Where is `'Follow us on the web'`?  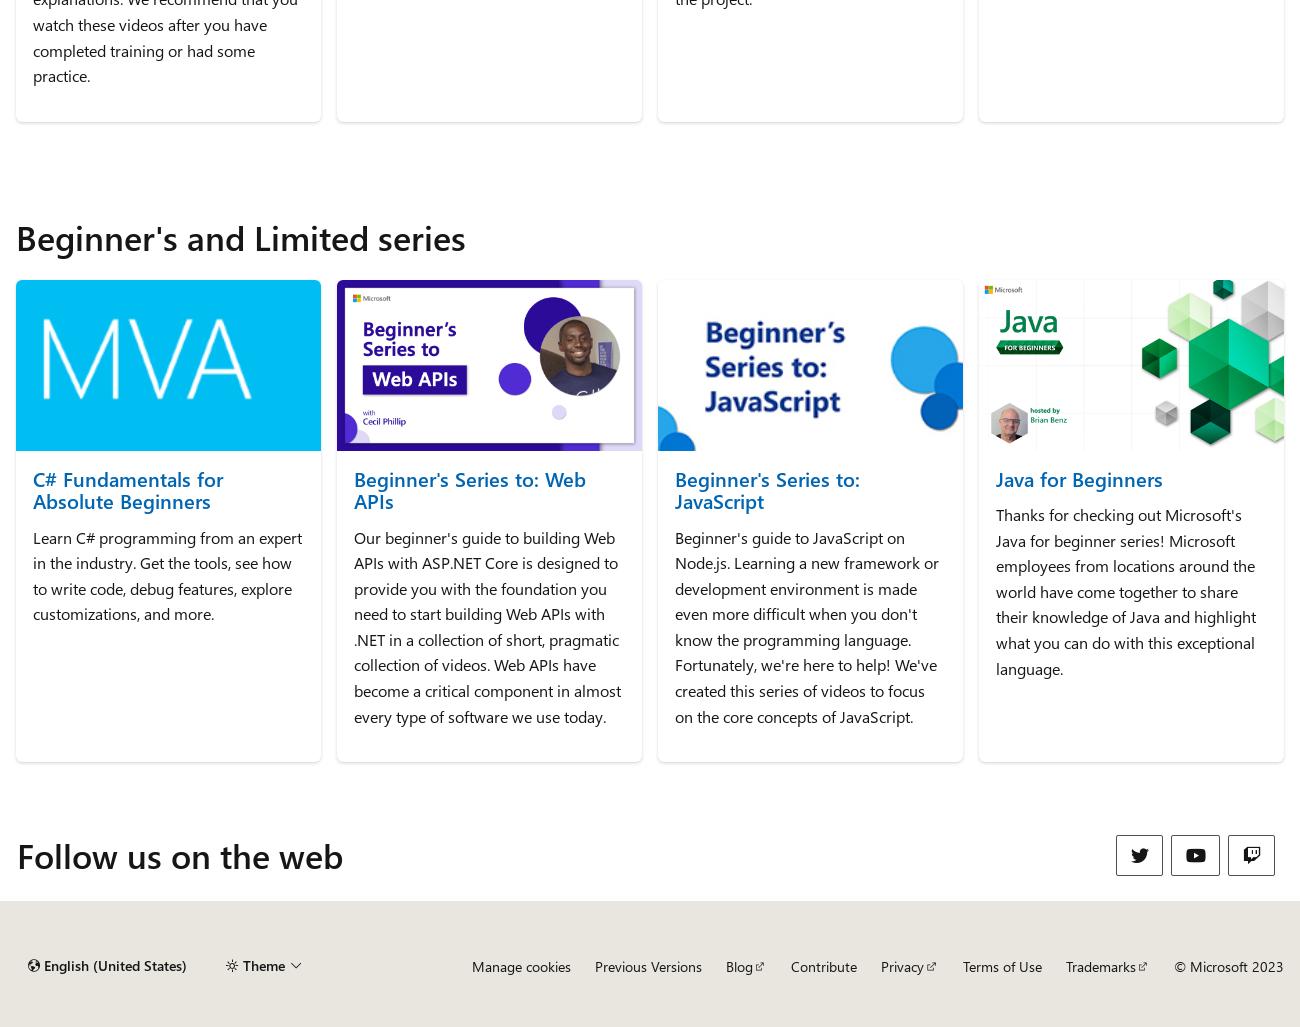
'Follow us on the web' is located at coordinates (180, 854).